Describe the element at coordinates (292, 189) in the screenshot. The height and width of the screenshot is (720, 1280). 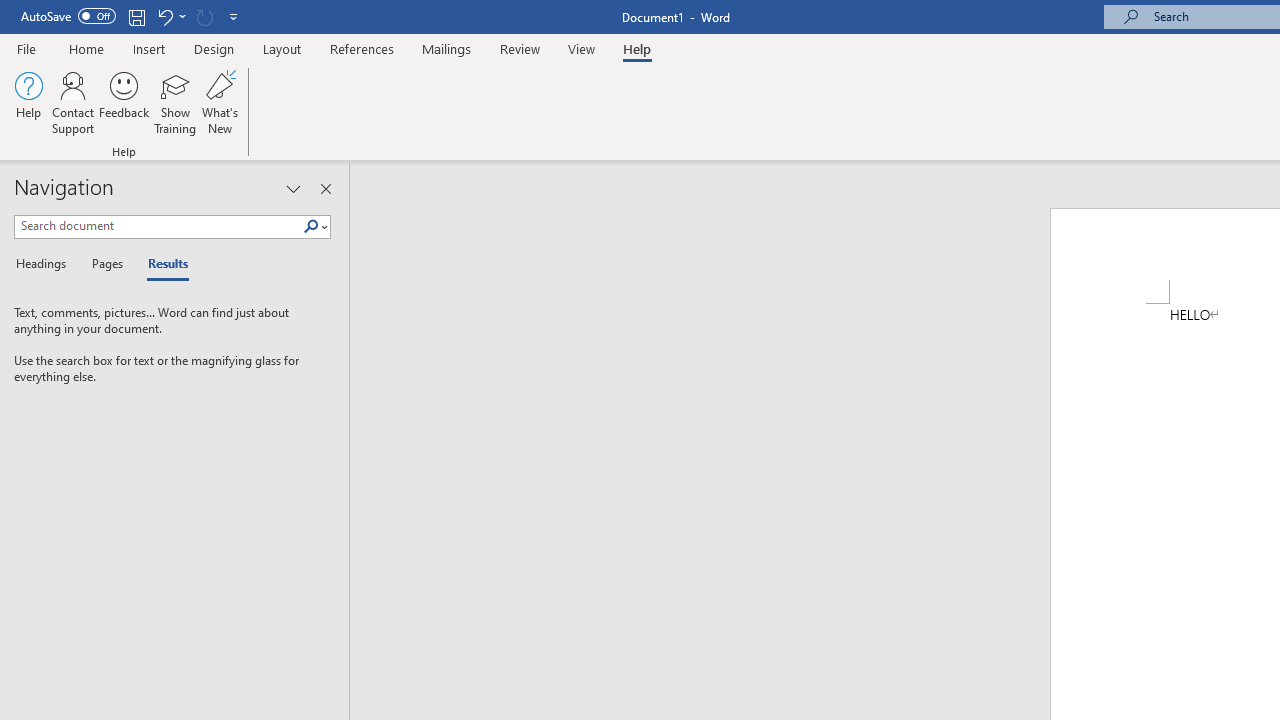
I see `'Task Pane Options'` at that location.